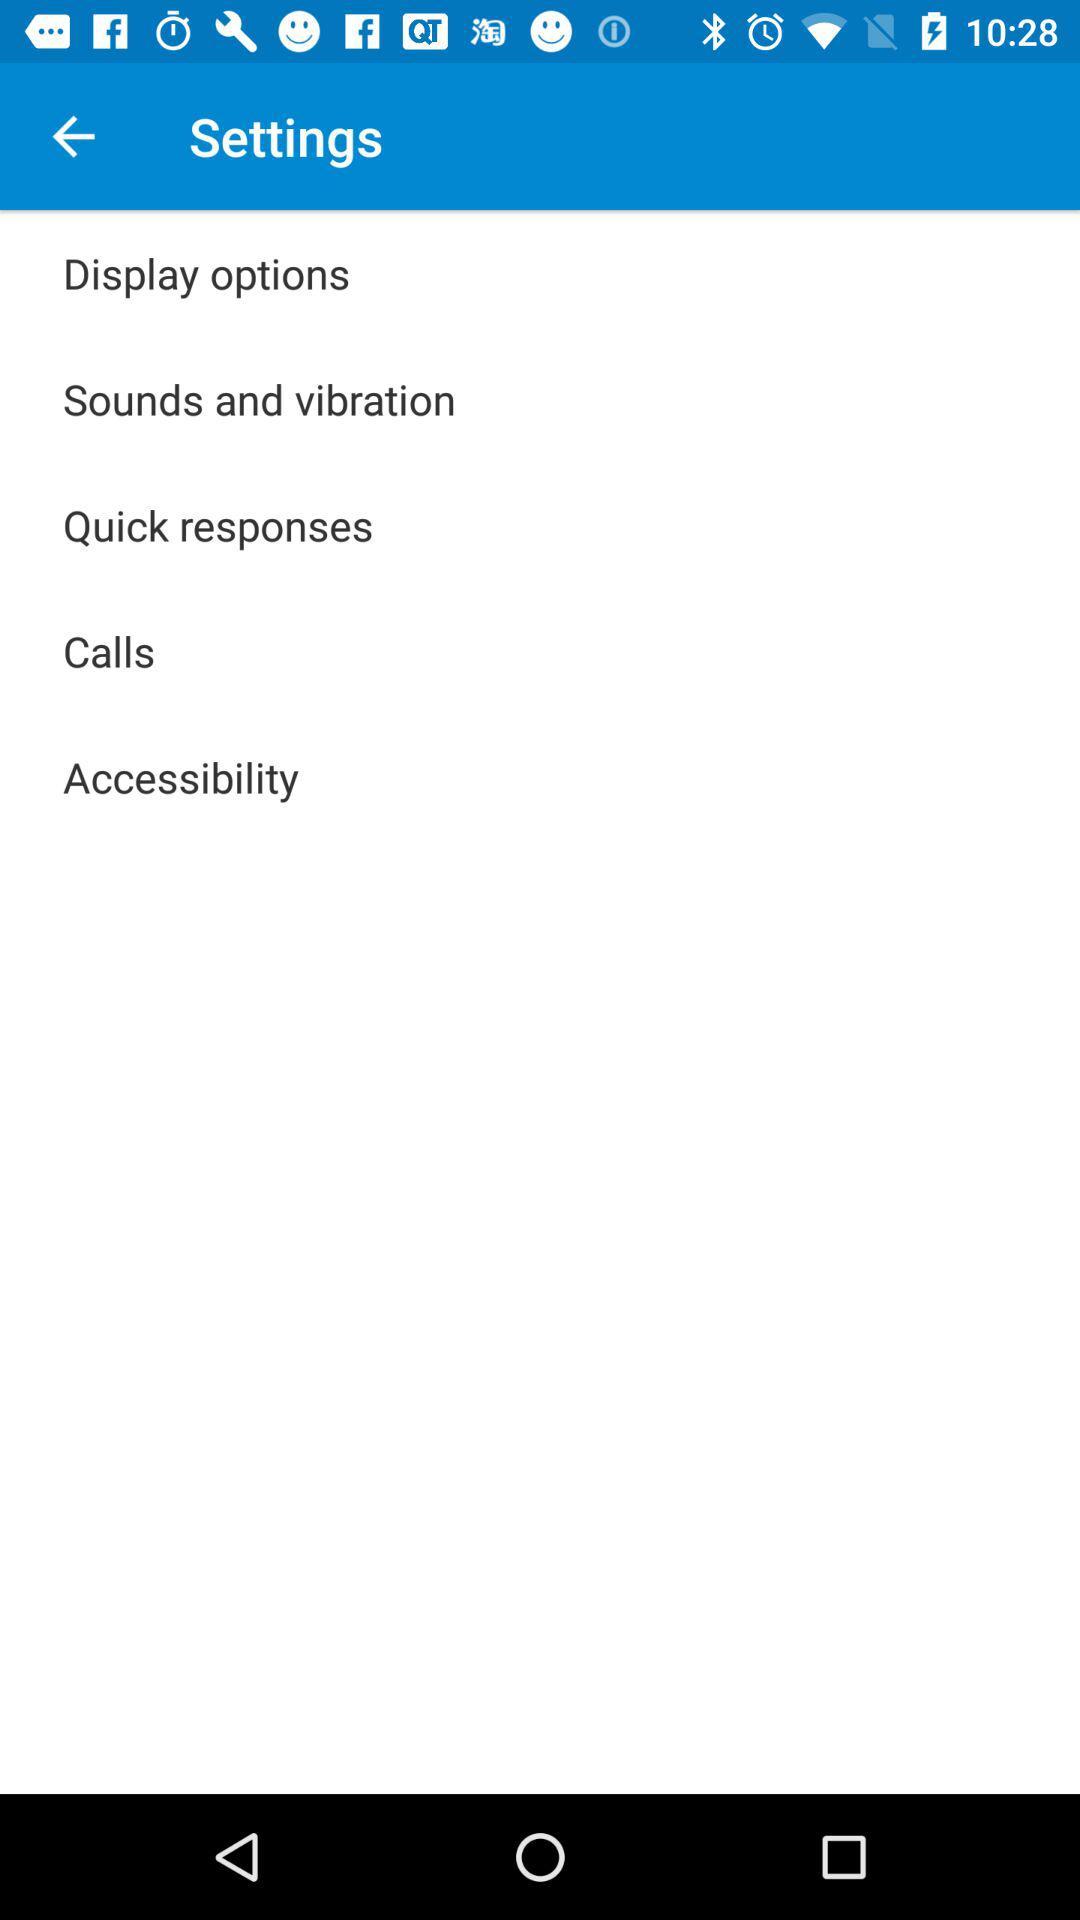 The width and height of the screenshot is (1080, 1920). I want to click on icon above the display options item, so click(72, 135).